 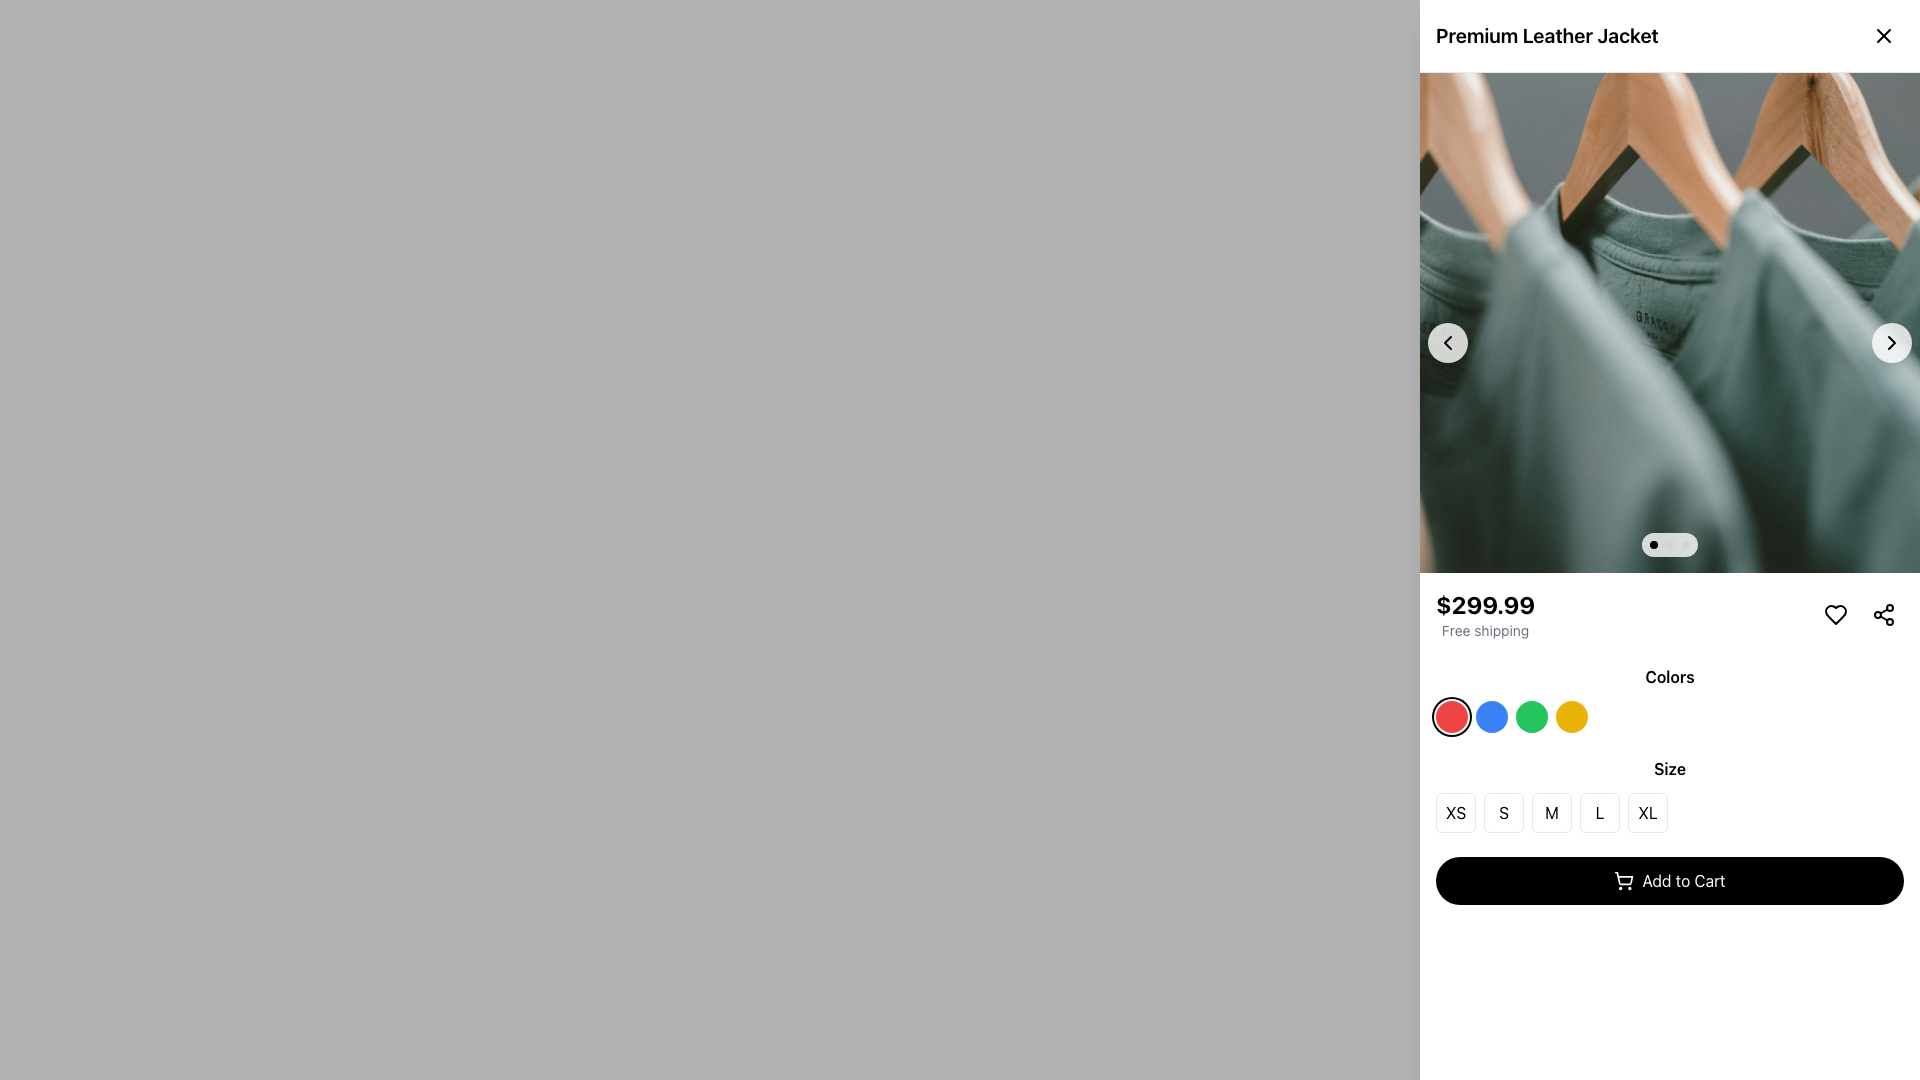 I want to click on the size selection button labeled 'M', which is a square box with a rounded border and contains the letter 'M' centered within it, so click(x=1550, y=813).